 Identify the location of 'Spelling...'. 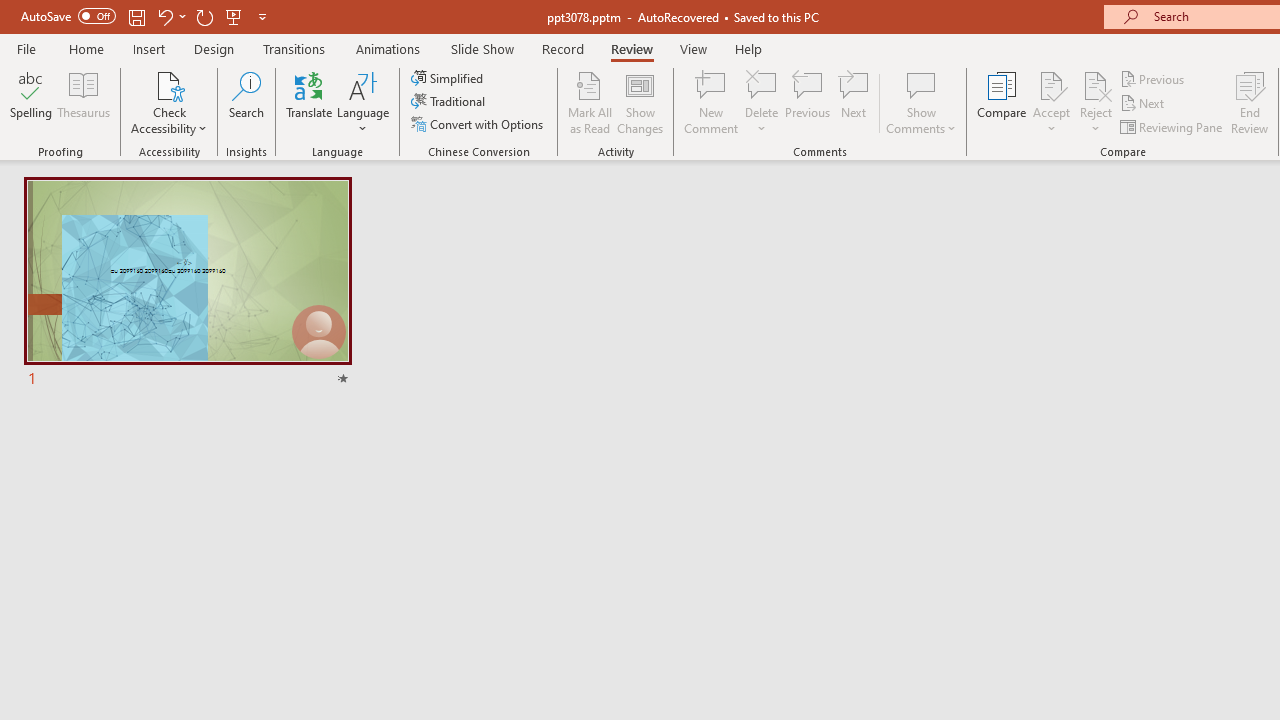
(31, 103).